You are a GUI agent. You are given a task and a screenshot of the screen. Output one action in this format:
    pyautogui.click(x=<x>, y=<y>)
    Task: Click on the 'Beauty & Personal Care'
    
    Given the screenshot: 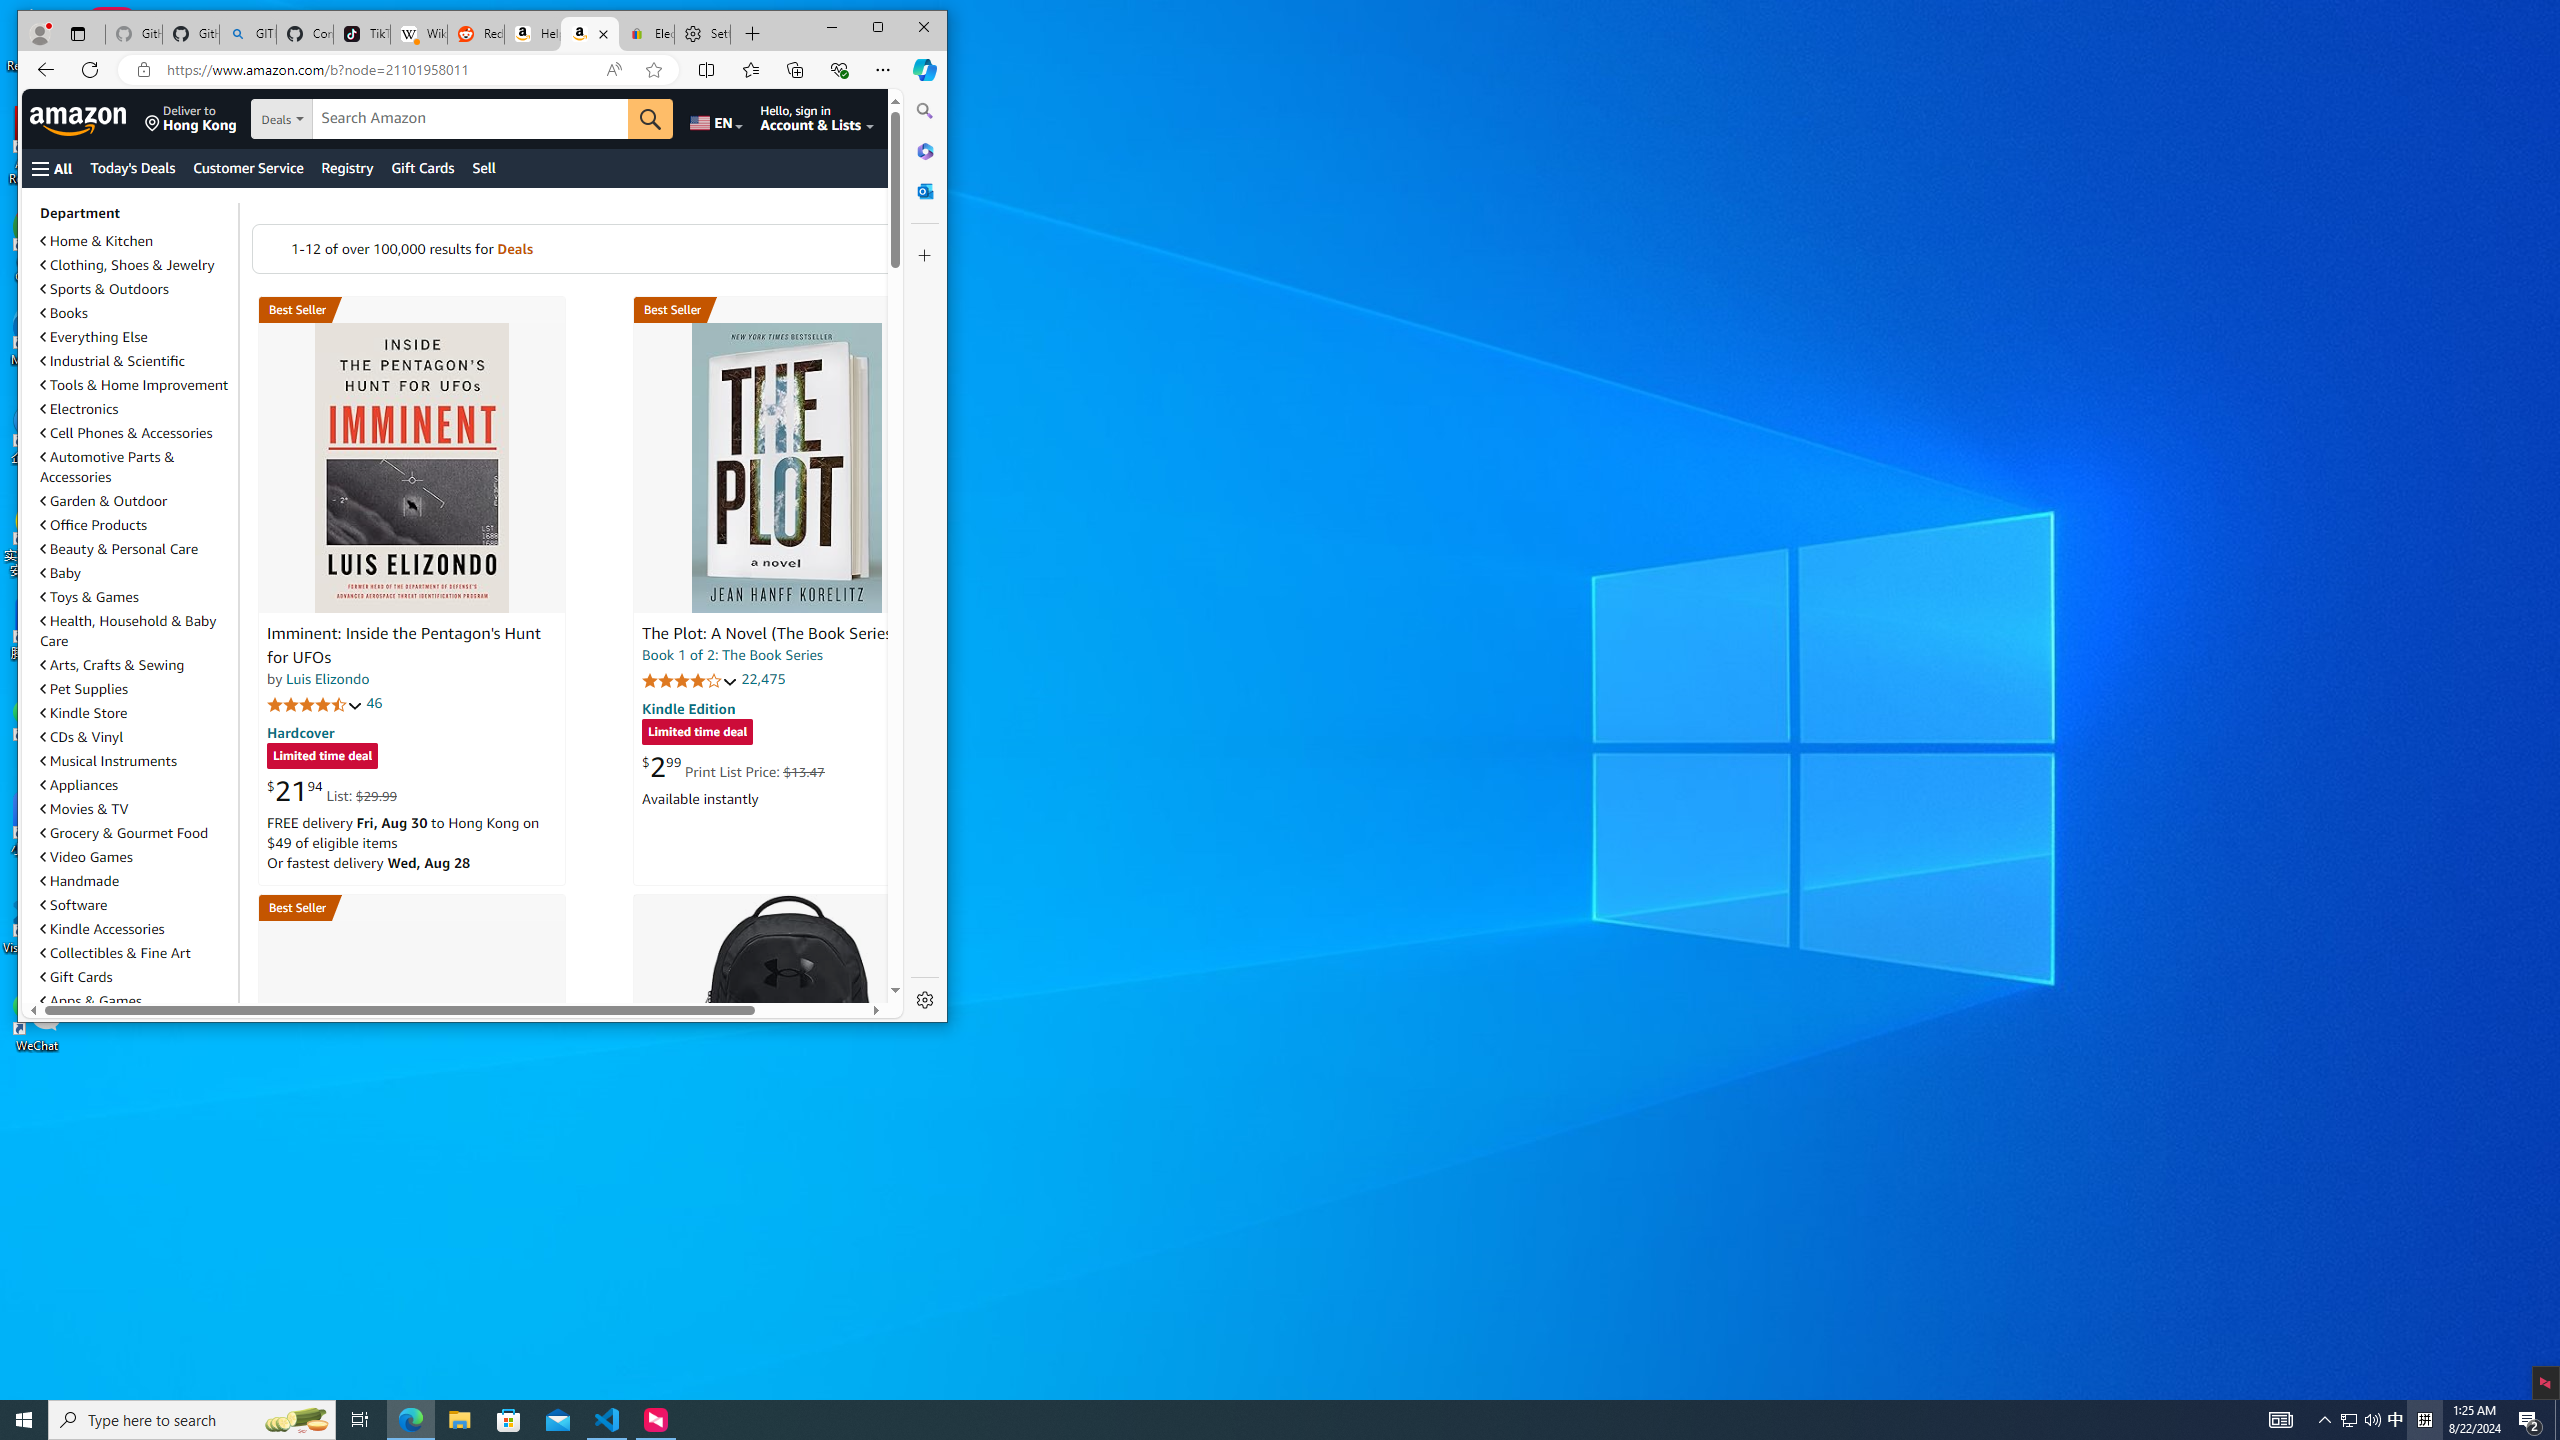 What is the action you would take?
    pyautogui.click(x=119, y=548)
    